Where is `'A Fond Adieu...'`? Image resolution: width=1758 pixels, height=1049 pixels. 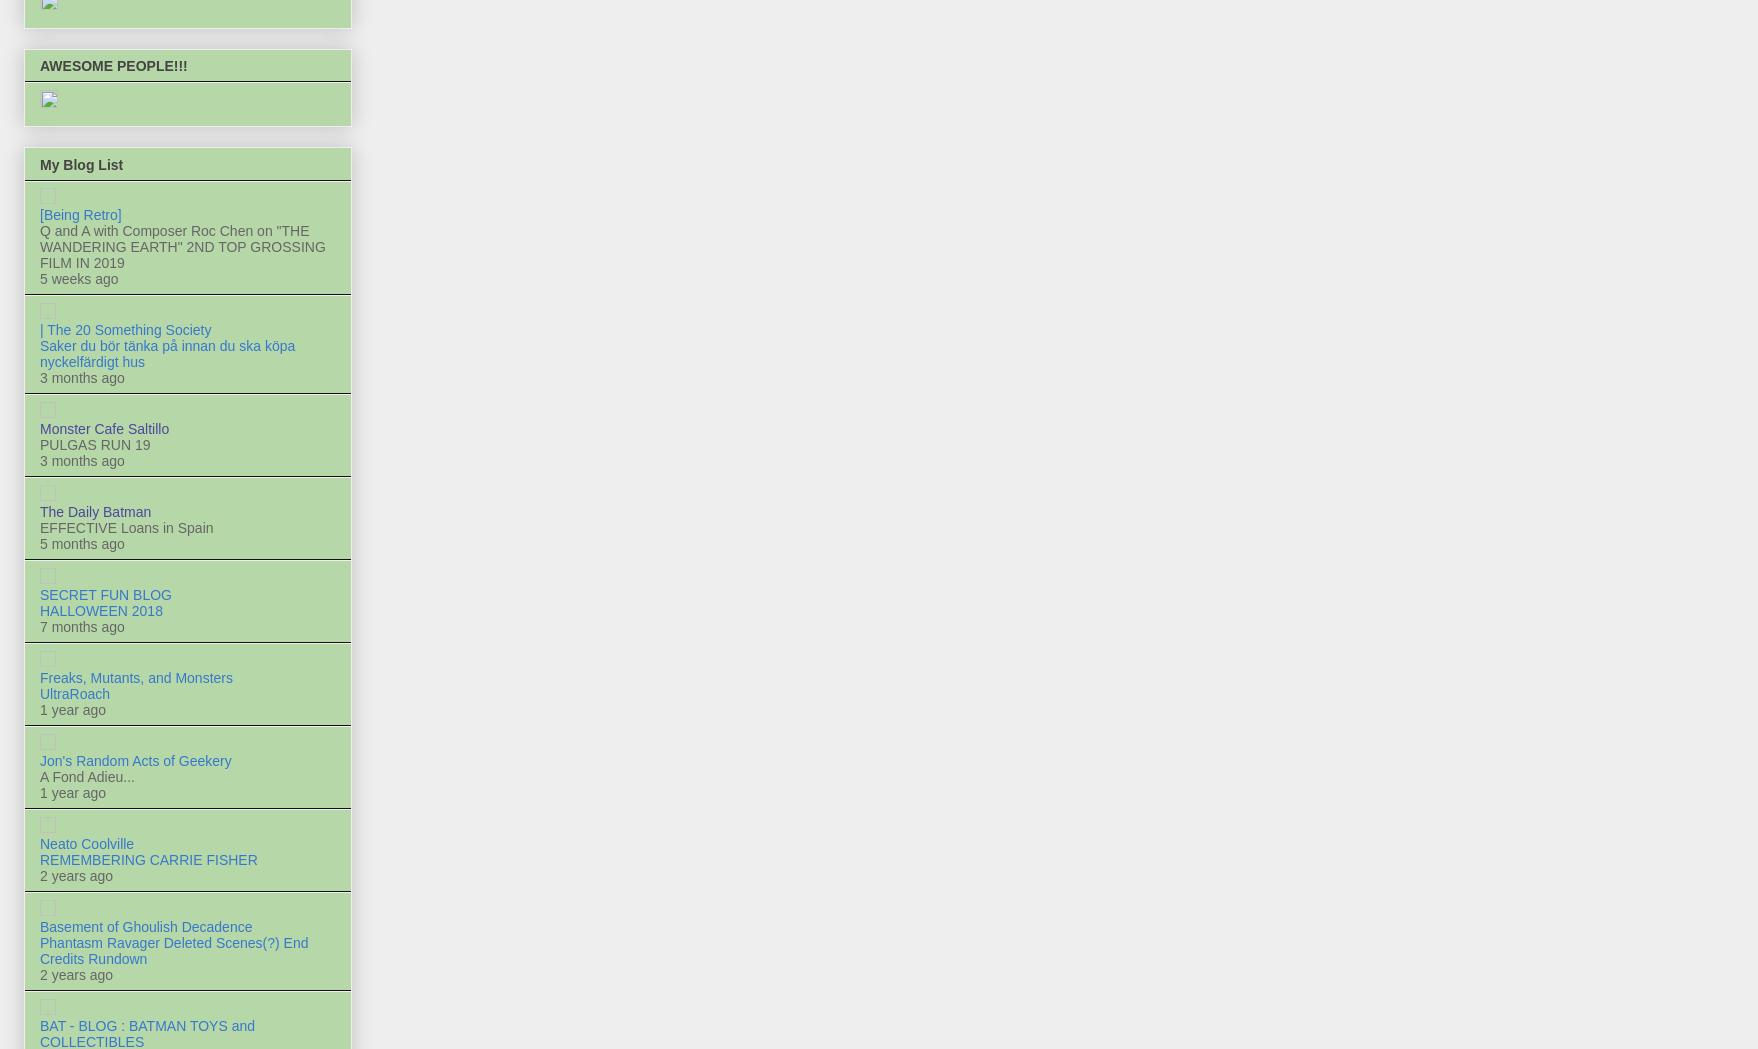
'A Fond Adieu...' is located at coordinates (87, 776).